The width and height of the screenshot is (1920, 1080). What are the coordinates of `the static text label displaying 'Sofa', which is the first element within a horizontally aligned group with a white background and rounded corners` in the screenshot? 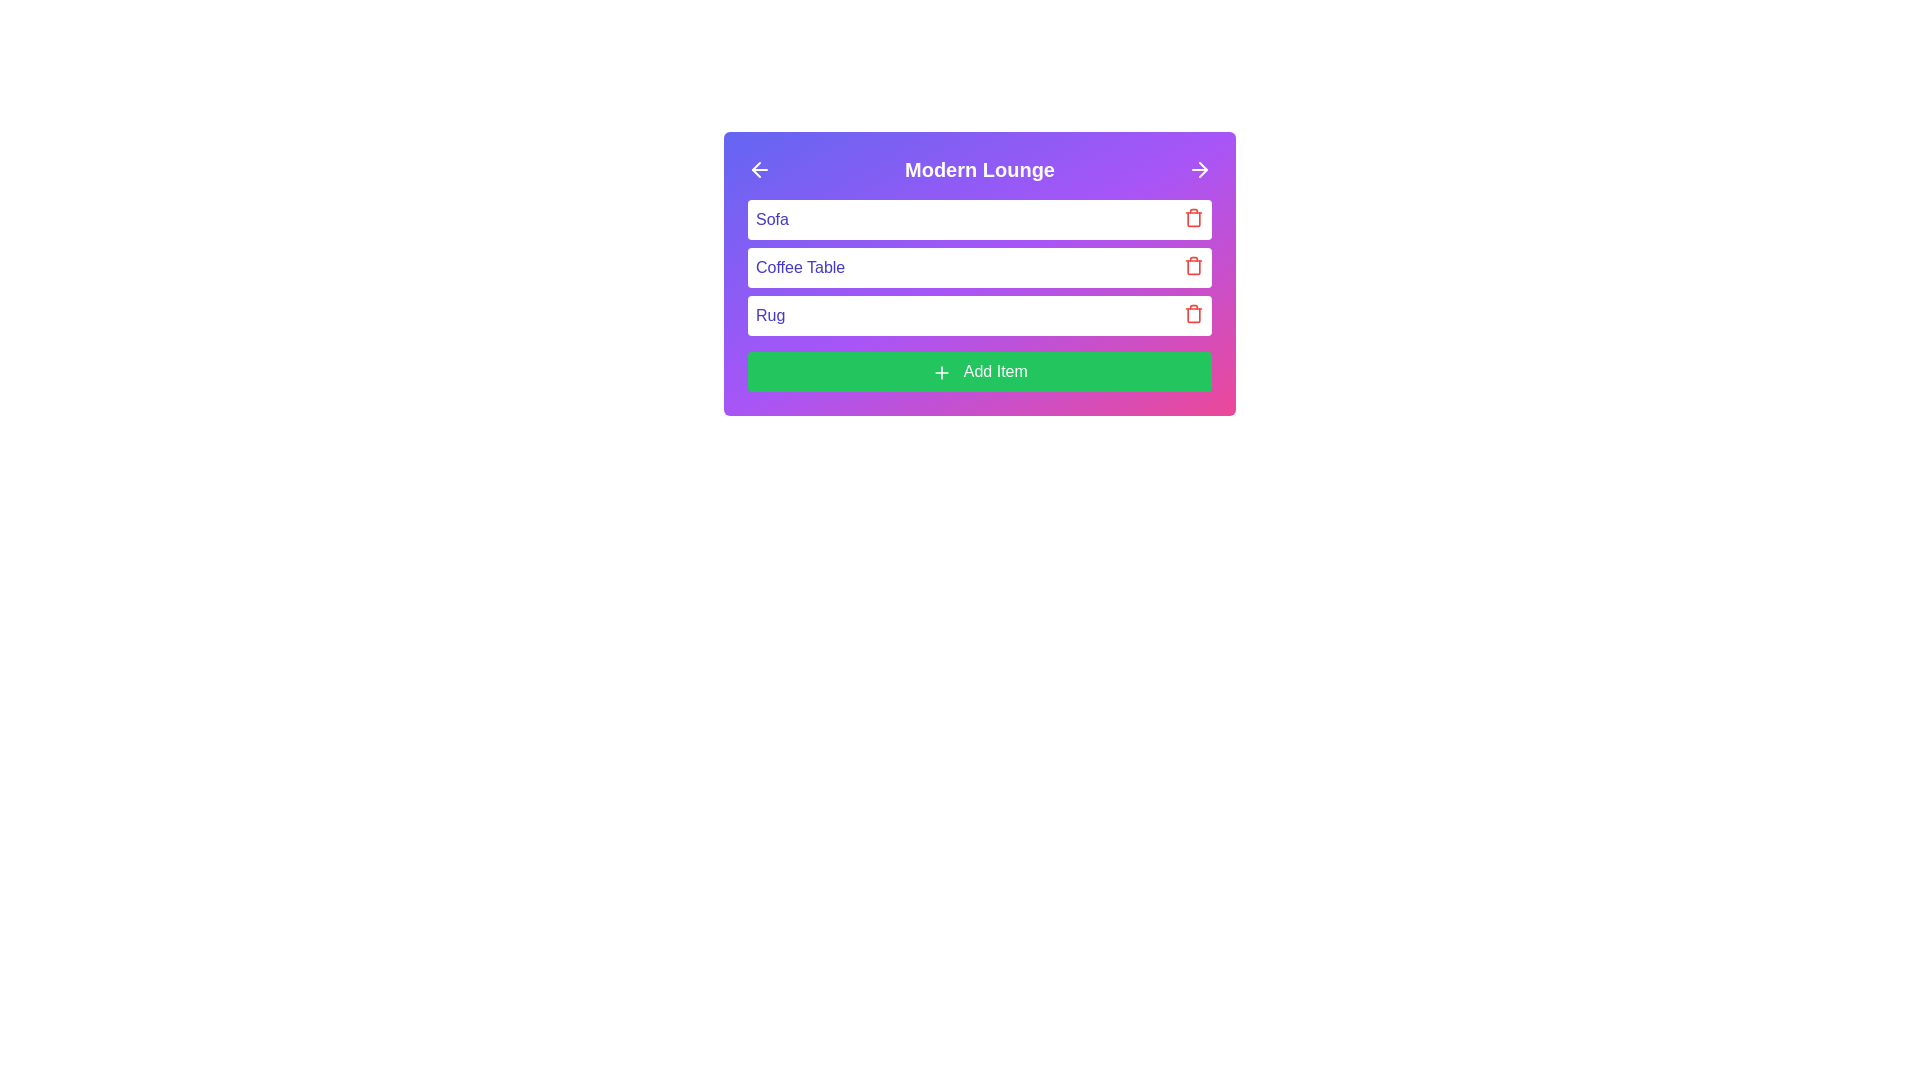 It's located at (771, 219).